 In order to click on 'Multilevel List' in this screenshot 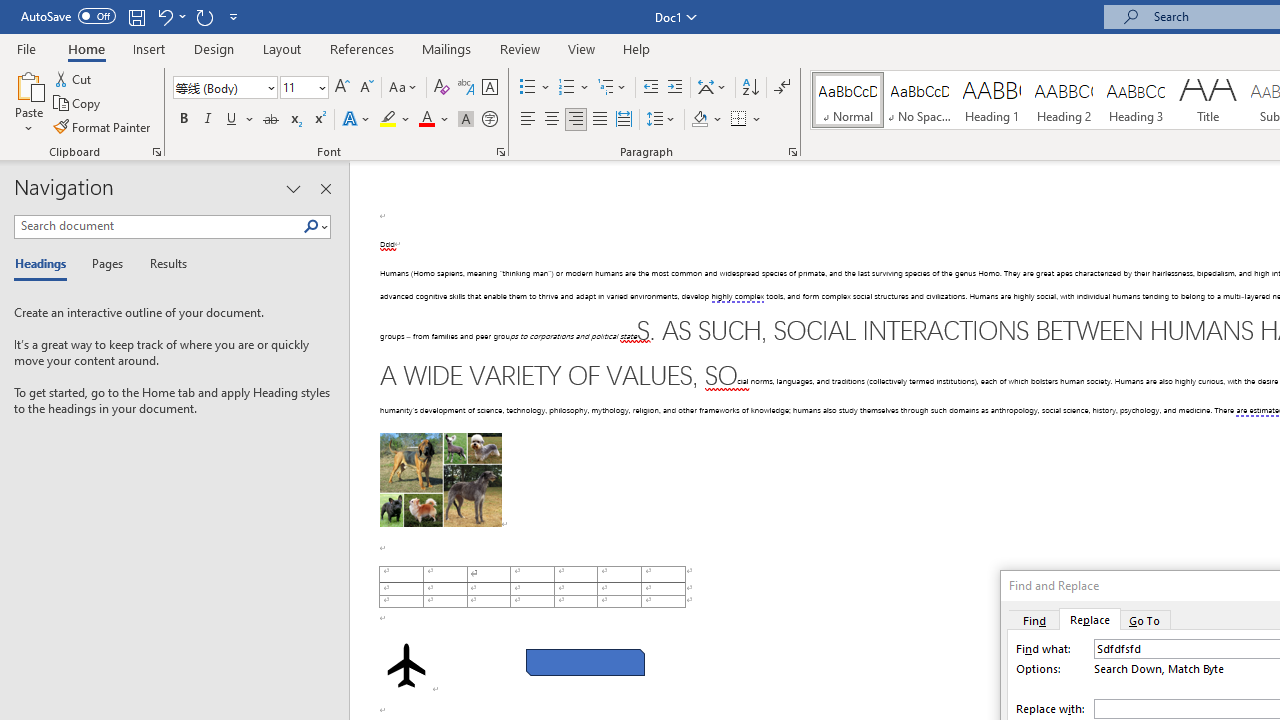, I will do `click(612, 86)`.